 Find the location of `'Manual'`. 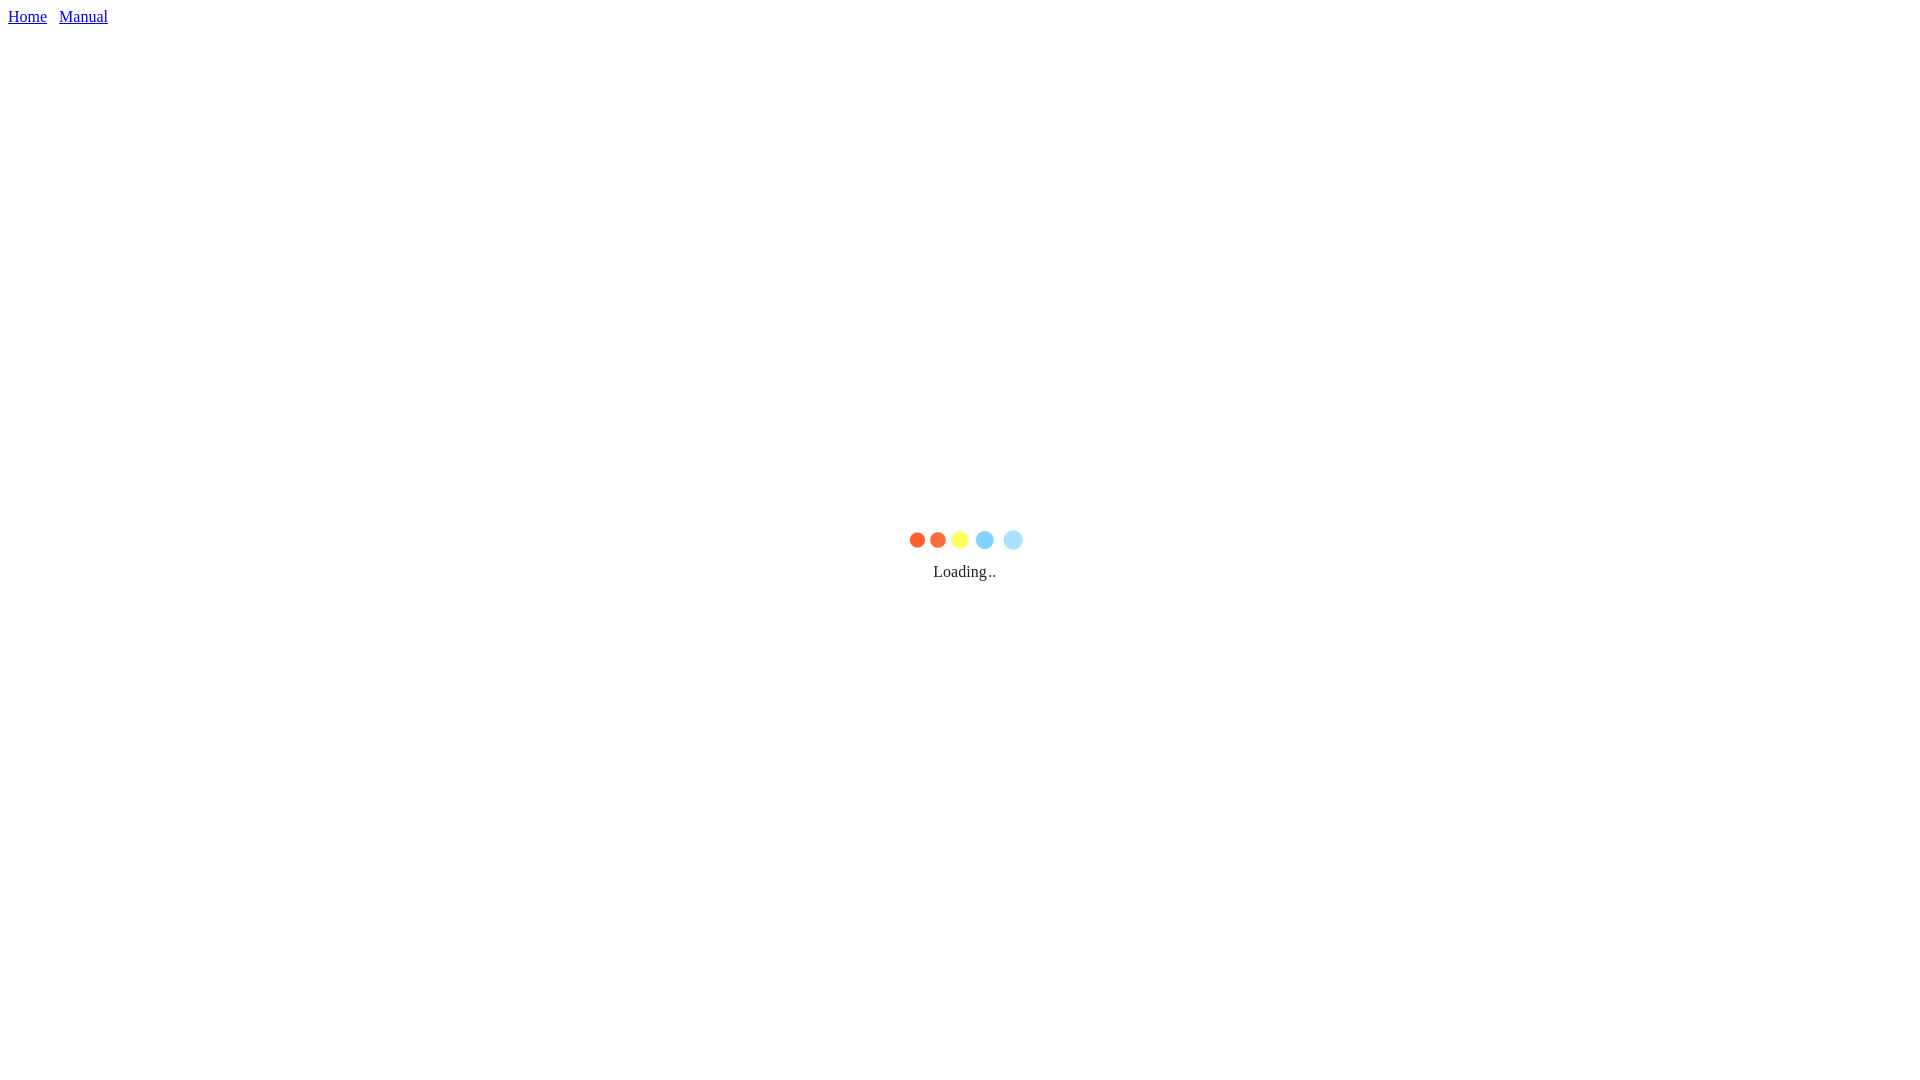

'Manual' is located at coordinates (82, 16).